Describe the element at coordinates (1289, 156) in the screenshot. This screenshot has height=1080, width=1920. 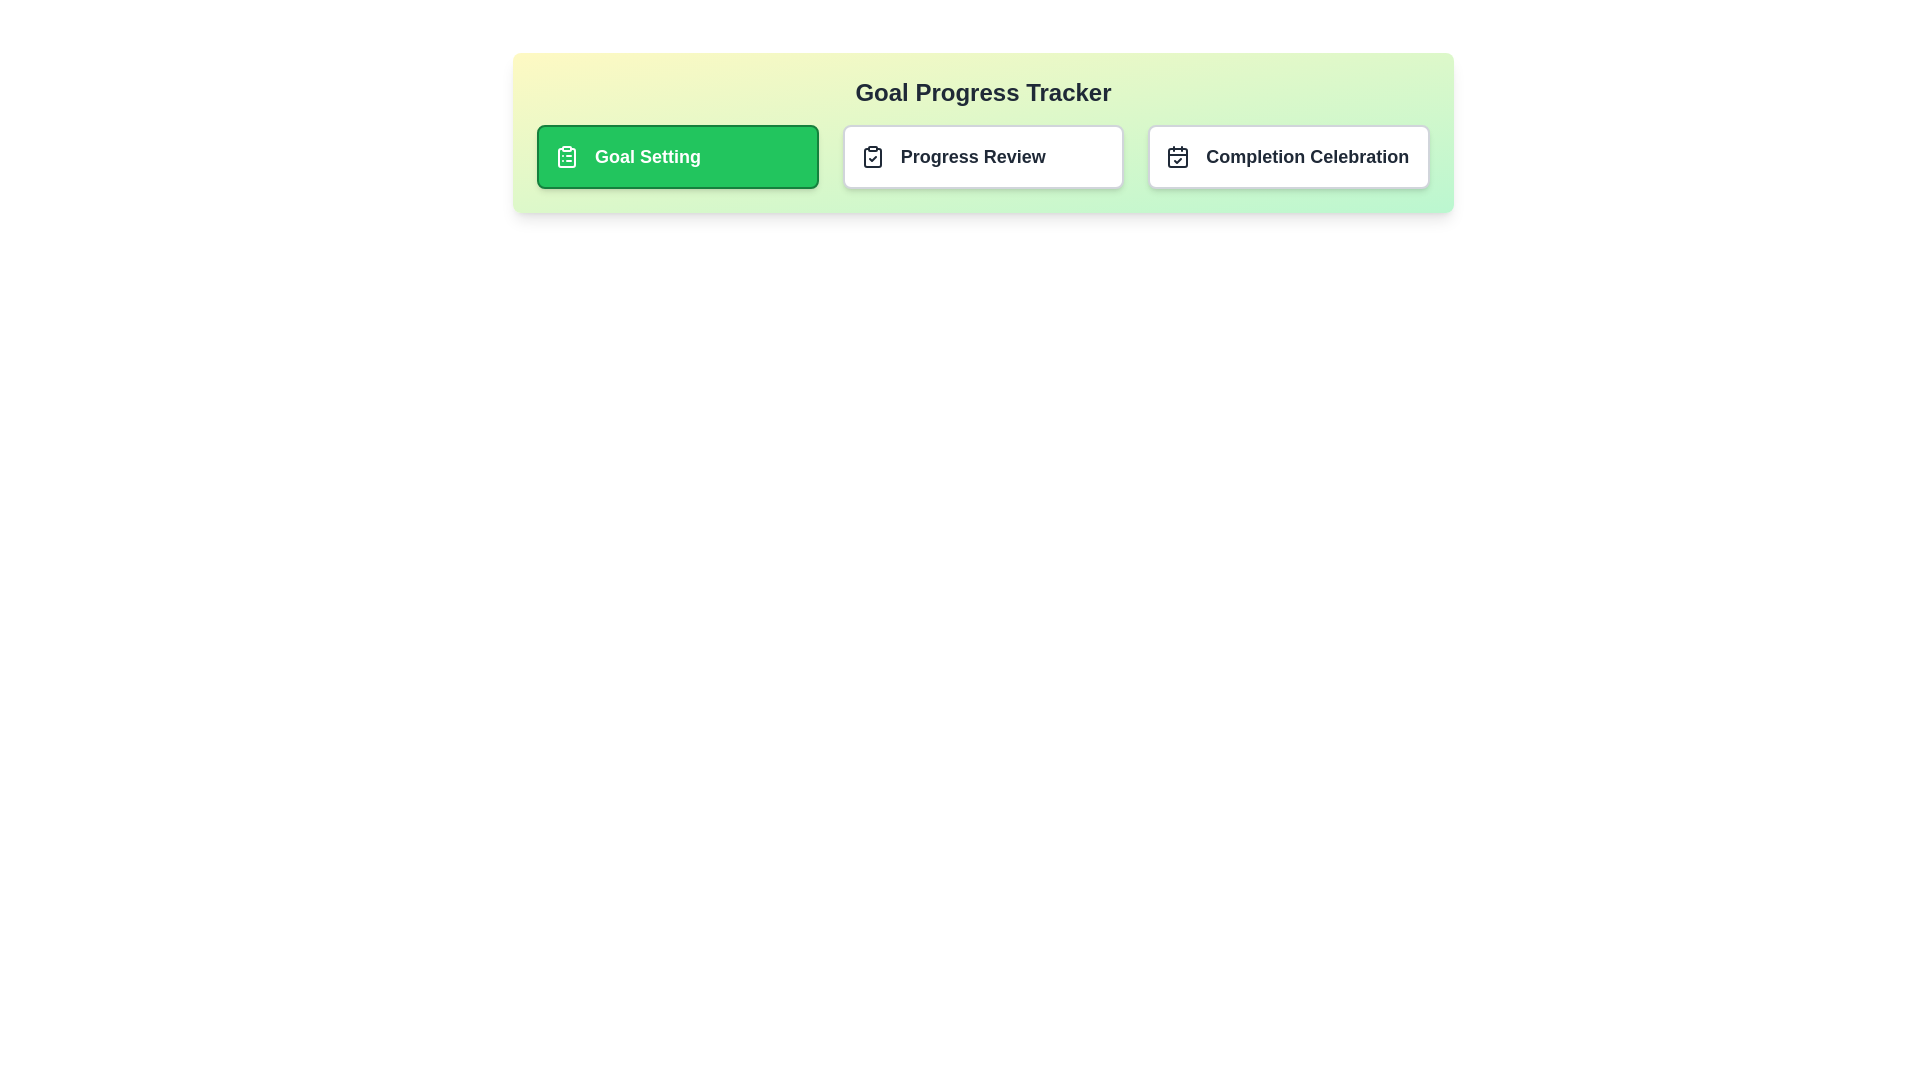
I see `the milestone card for Completion Celebration to observe the hover effect` at that location.